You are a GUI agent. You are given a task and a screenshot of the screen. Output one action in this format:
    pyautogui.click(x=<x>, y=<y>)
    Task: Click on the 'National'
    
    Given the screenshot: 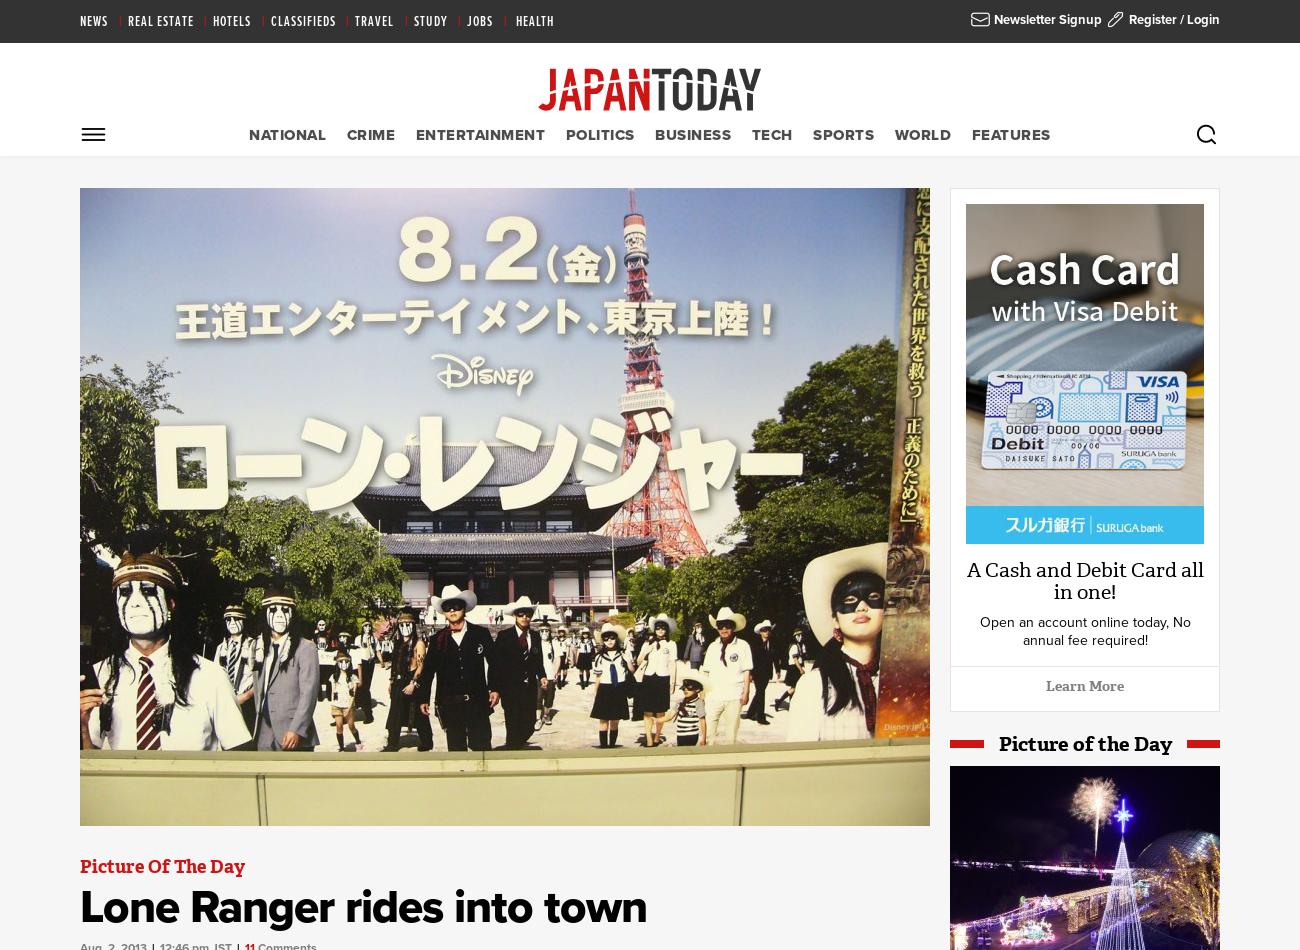 What is the action you would take?
    pyautogui.click(x=287, y=134)
    